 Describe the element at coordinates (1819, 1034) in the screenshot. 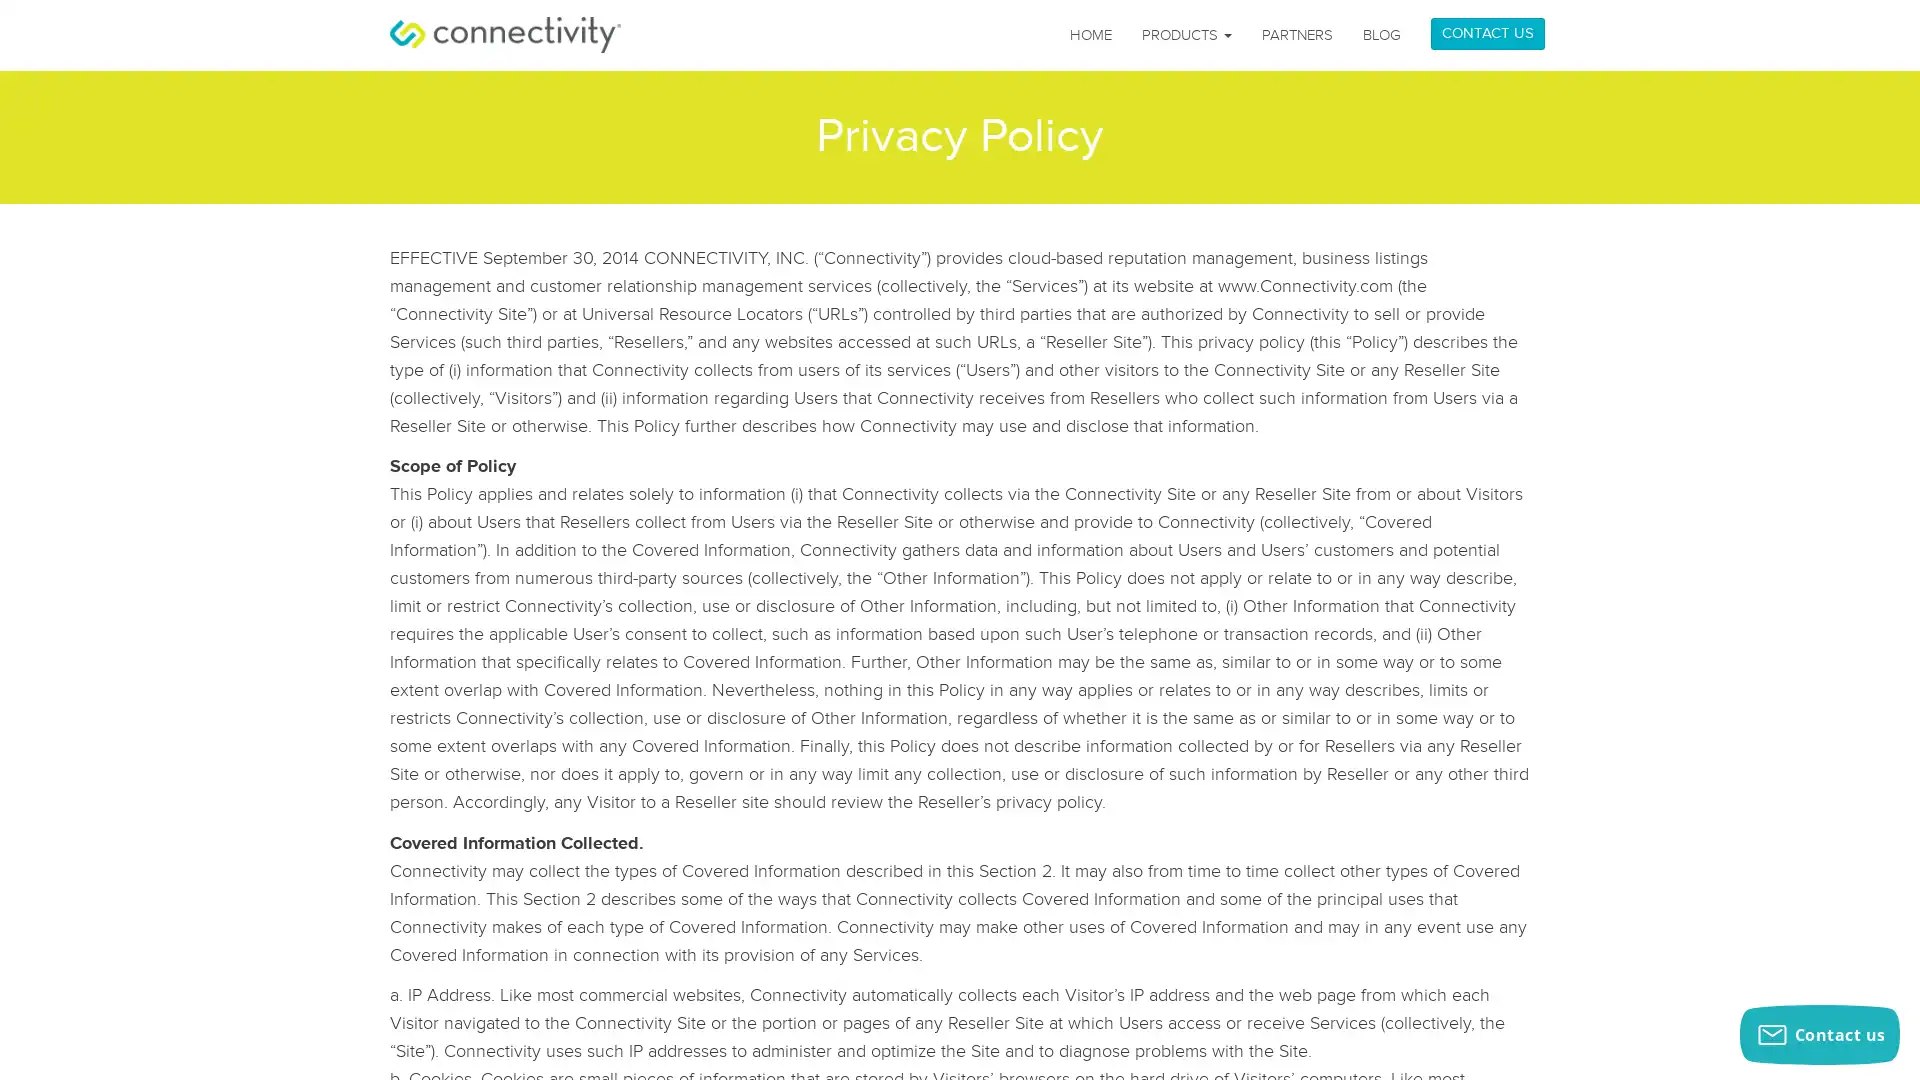

I see `Contact us` at that location.